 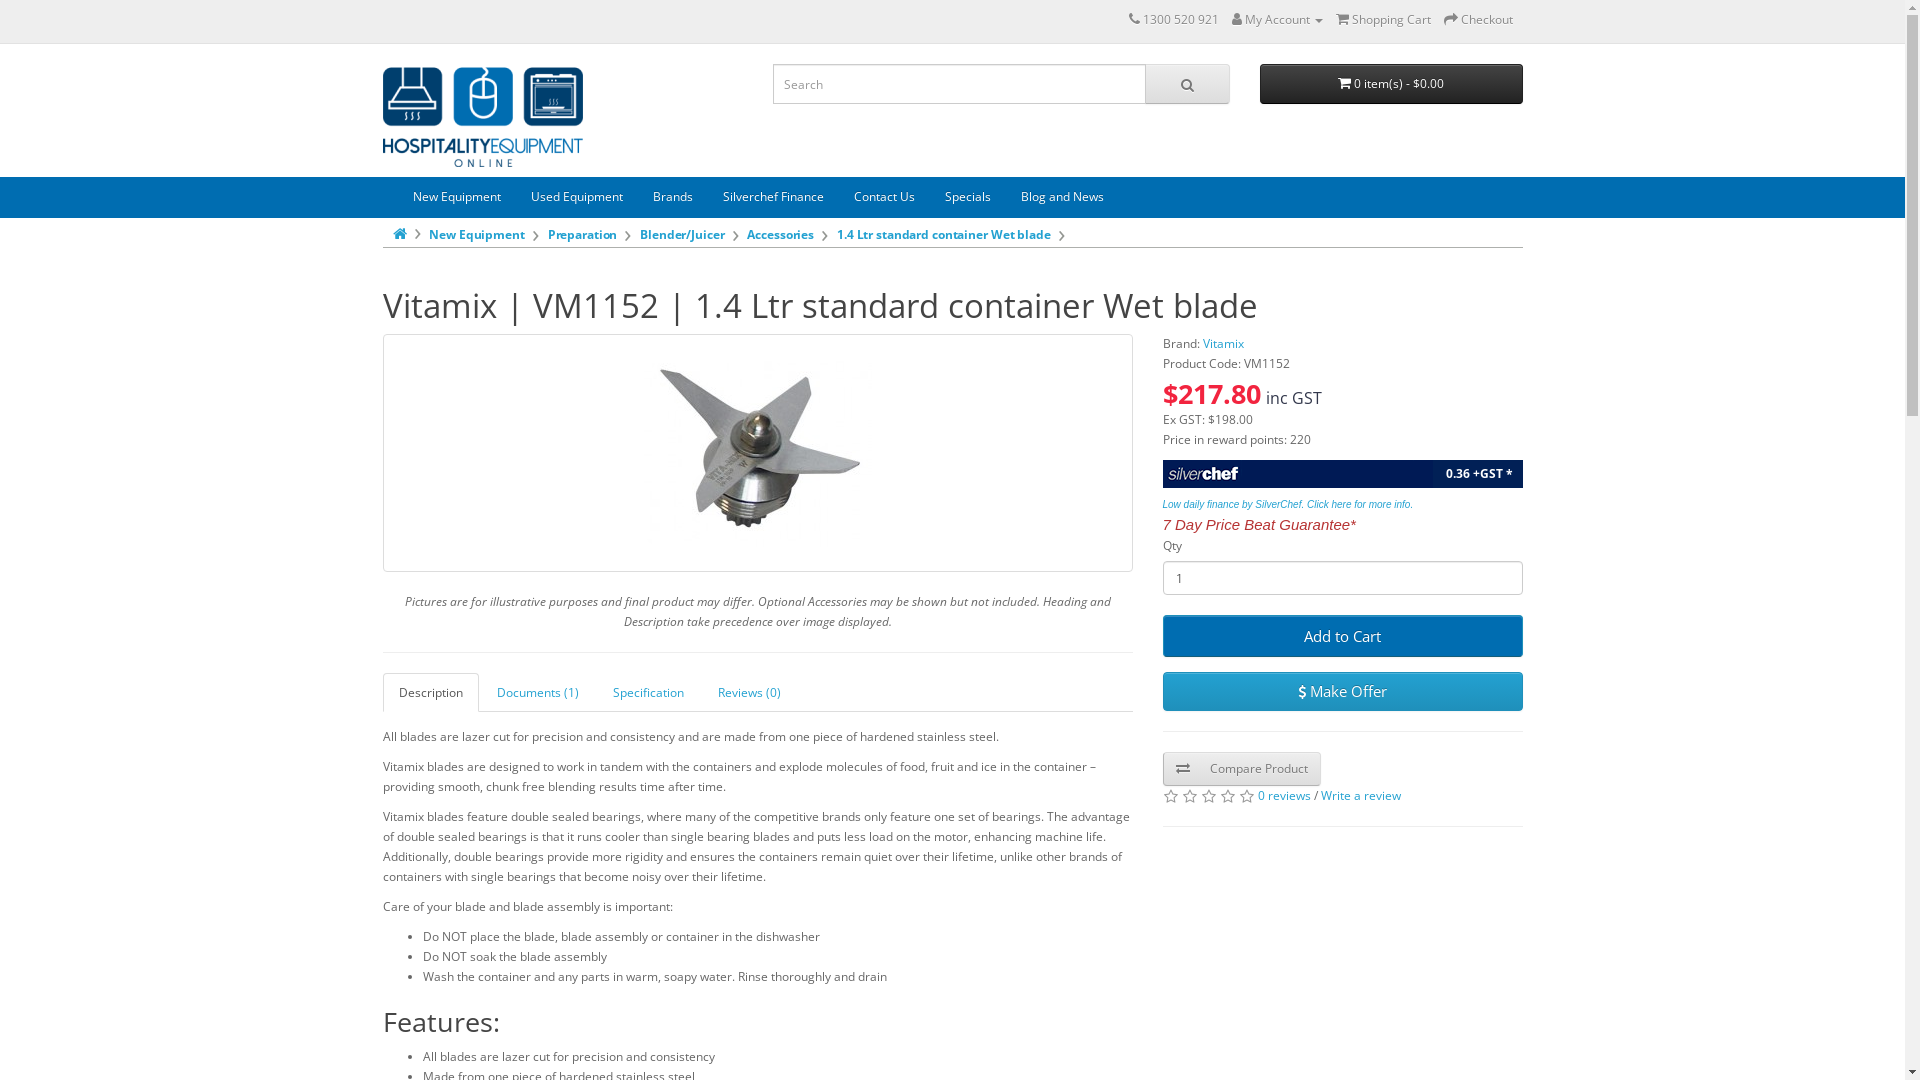 I want to click on '0 item(s) - $0.00', so click(x=1390, y=83).